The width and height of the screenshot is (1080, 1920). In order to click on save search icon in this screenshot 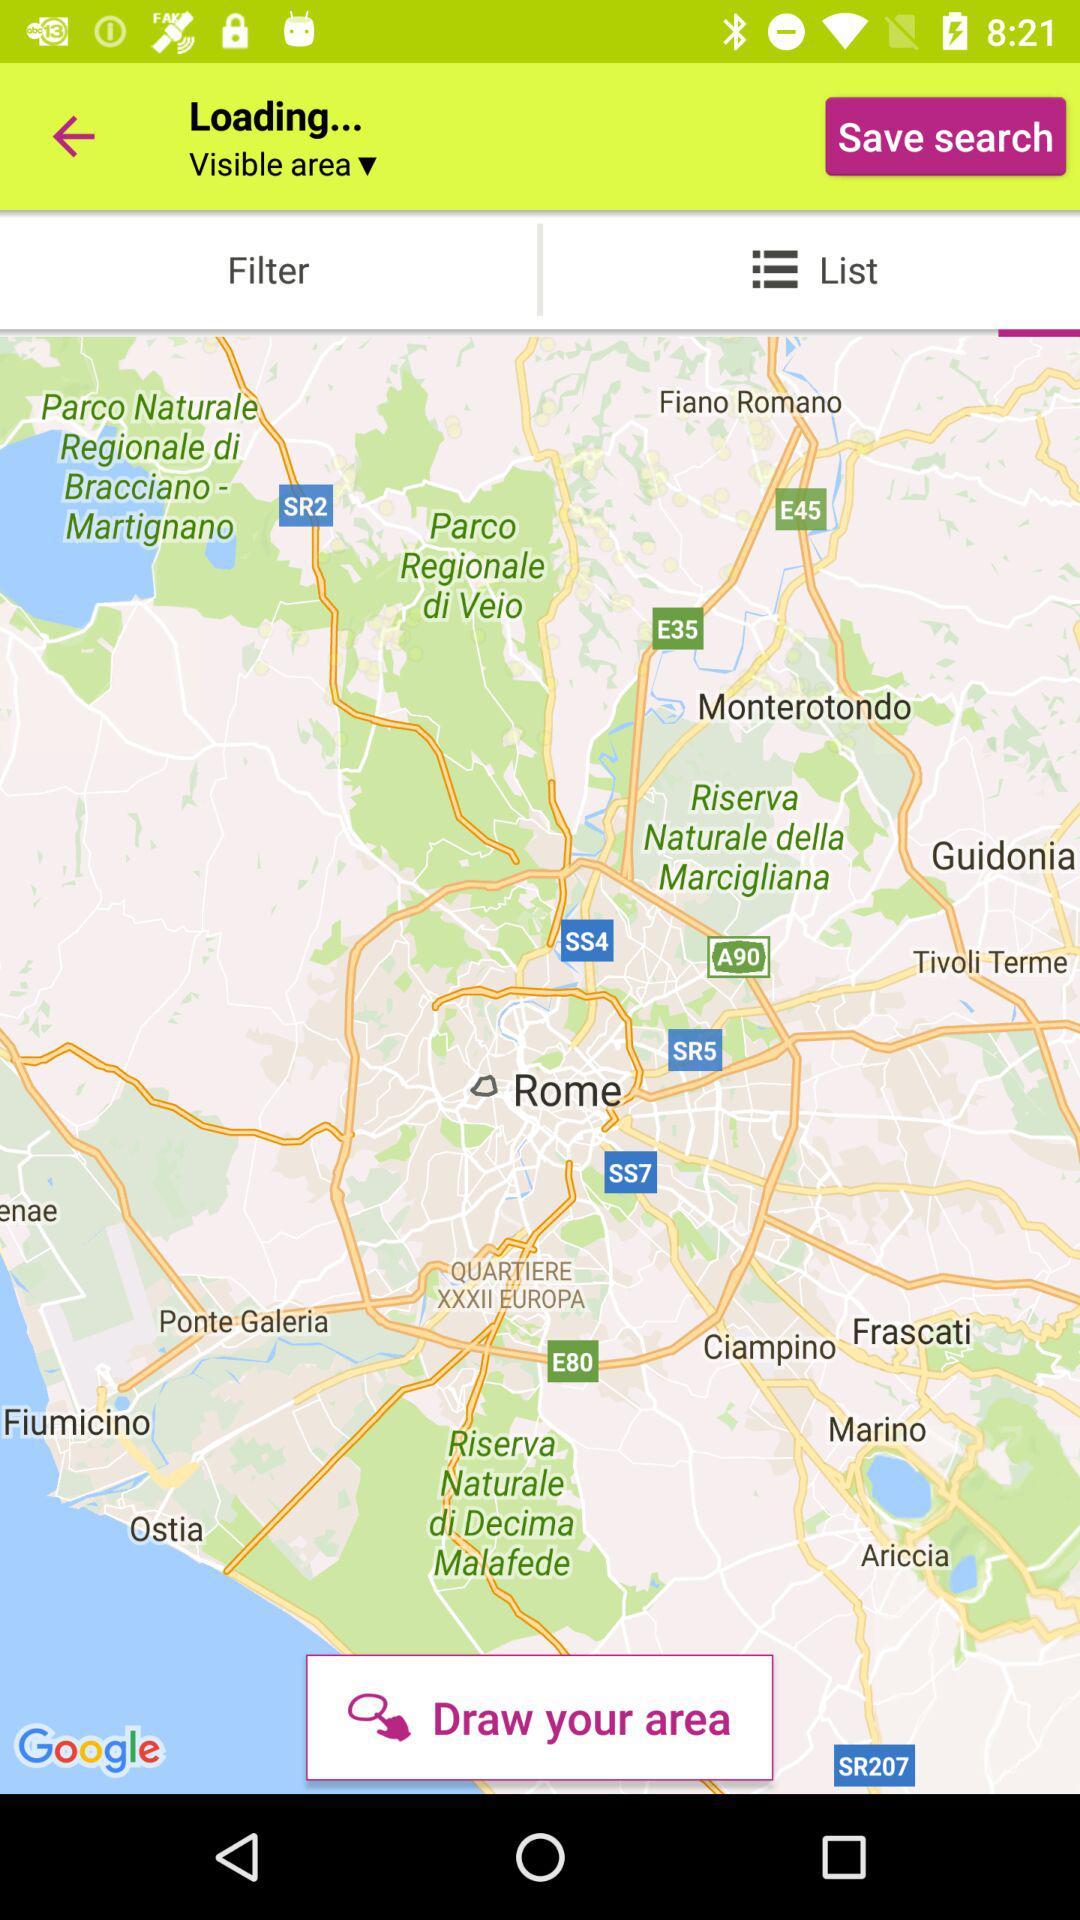, I will do `click(945, 135)`.